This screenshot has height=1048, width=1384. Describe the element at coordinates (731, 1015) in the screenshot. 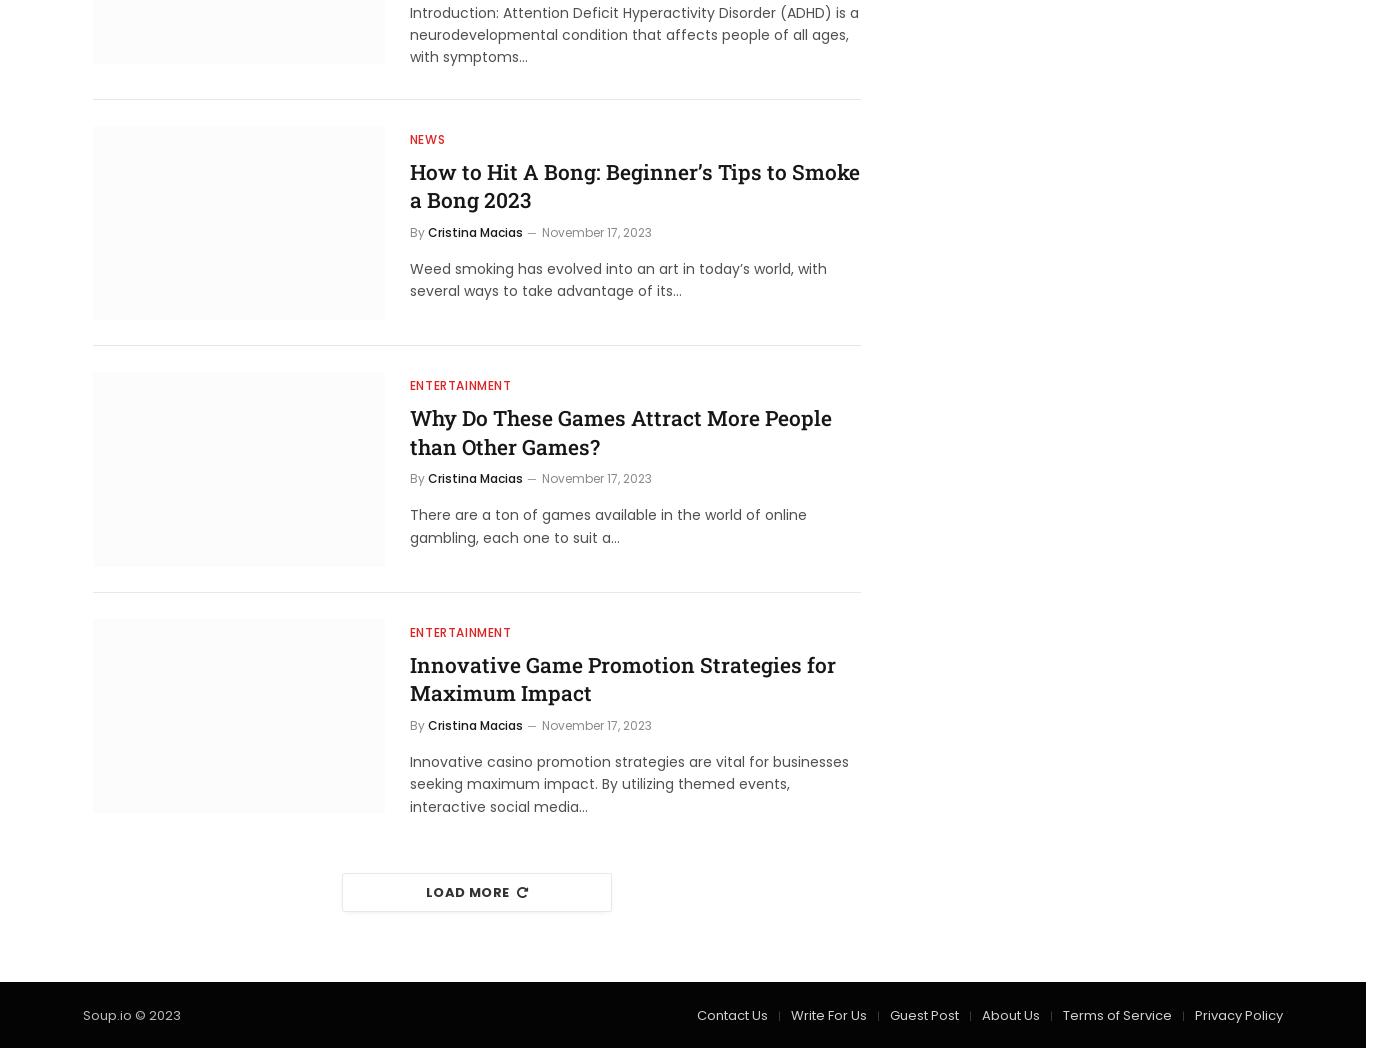

I see `'Contact Us'` at that location.